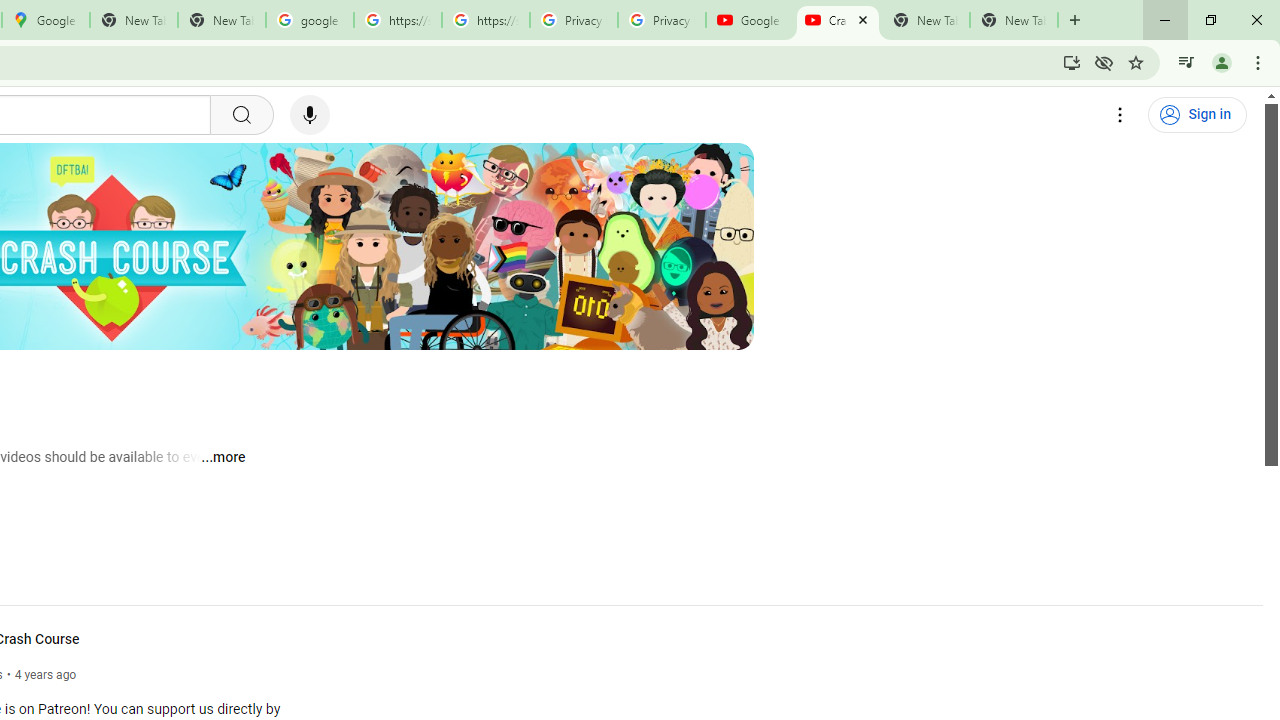 The image size is (1280, 720). Describe the element at coordinates (485, 20) in the screenshot. I see `'https://scholar.google.com/'` at that location.